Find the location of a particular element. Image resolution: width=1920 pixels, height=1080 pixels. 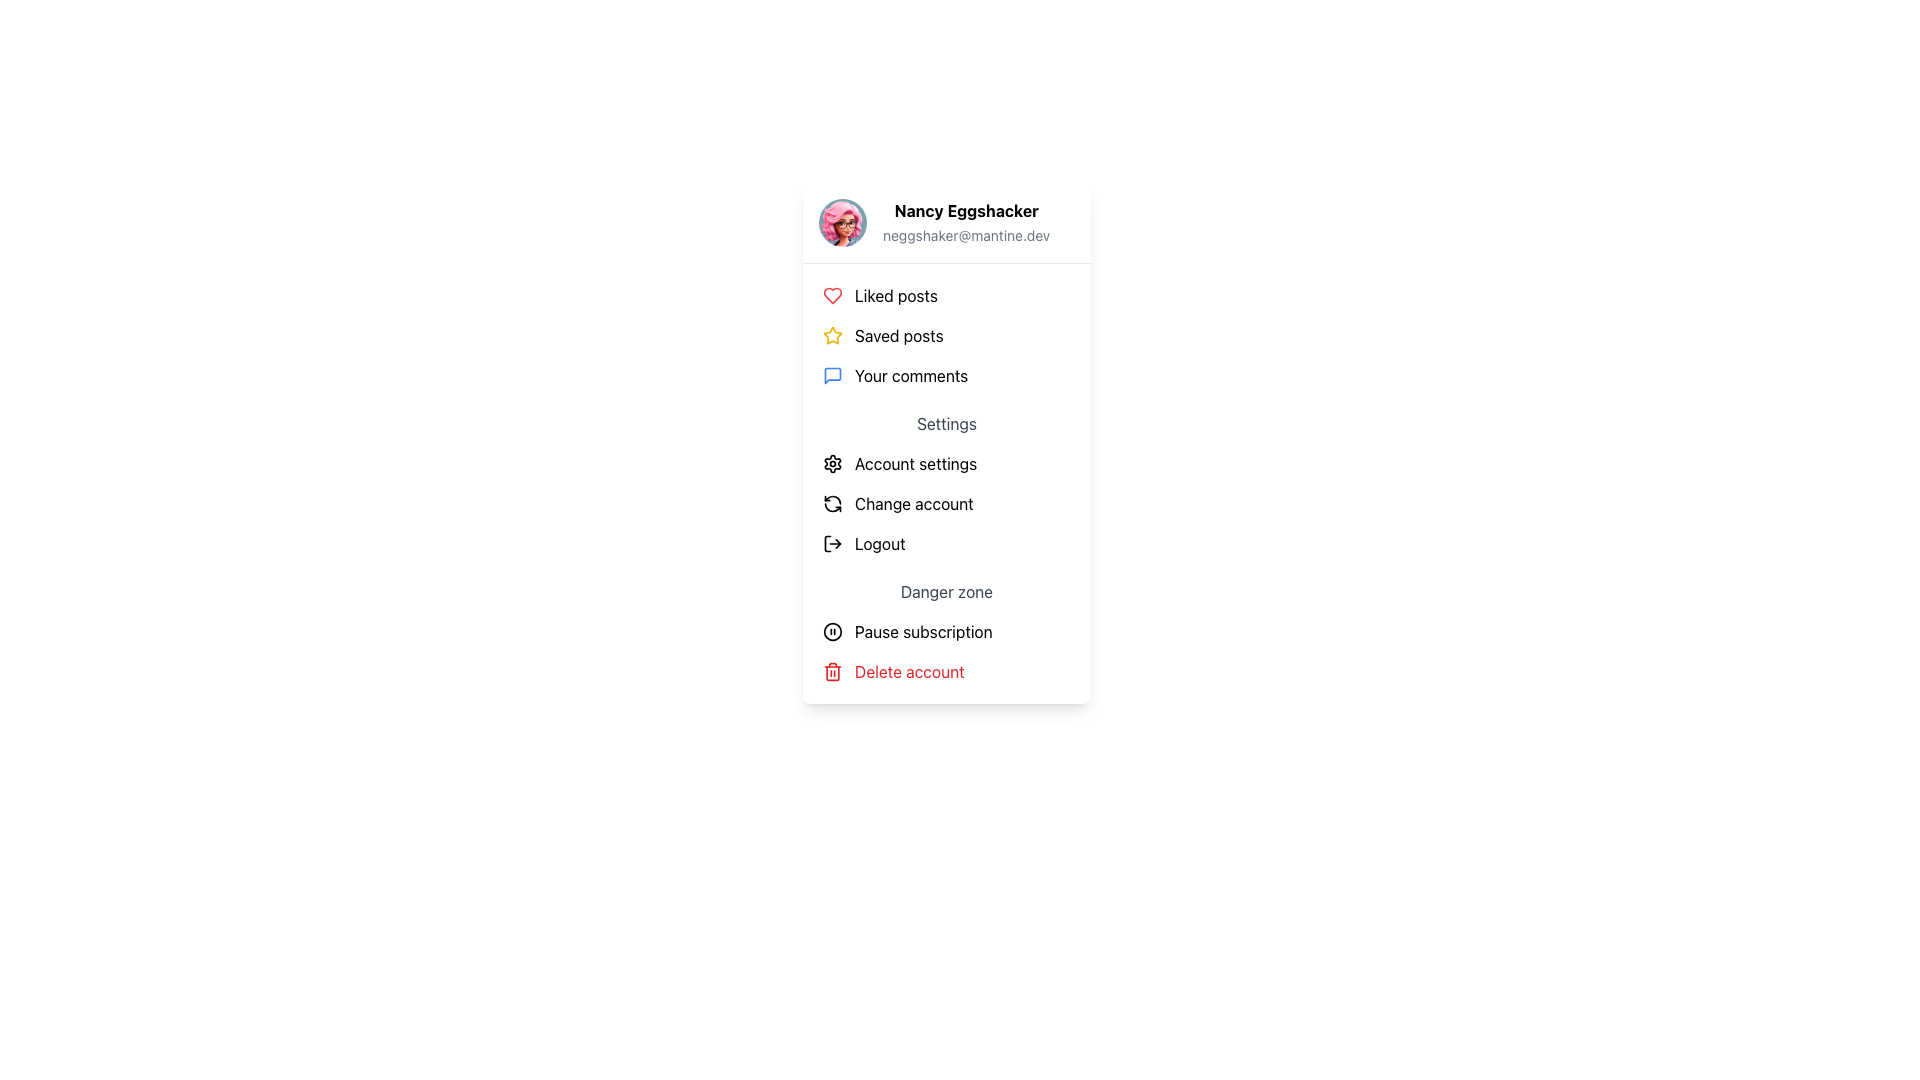

the refresh icon located to the left of the 'Change account' text is located at coordinates (833, 503).